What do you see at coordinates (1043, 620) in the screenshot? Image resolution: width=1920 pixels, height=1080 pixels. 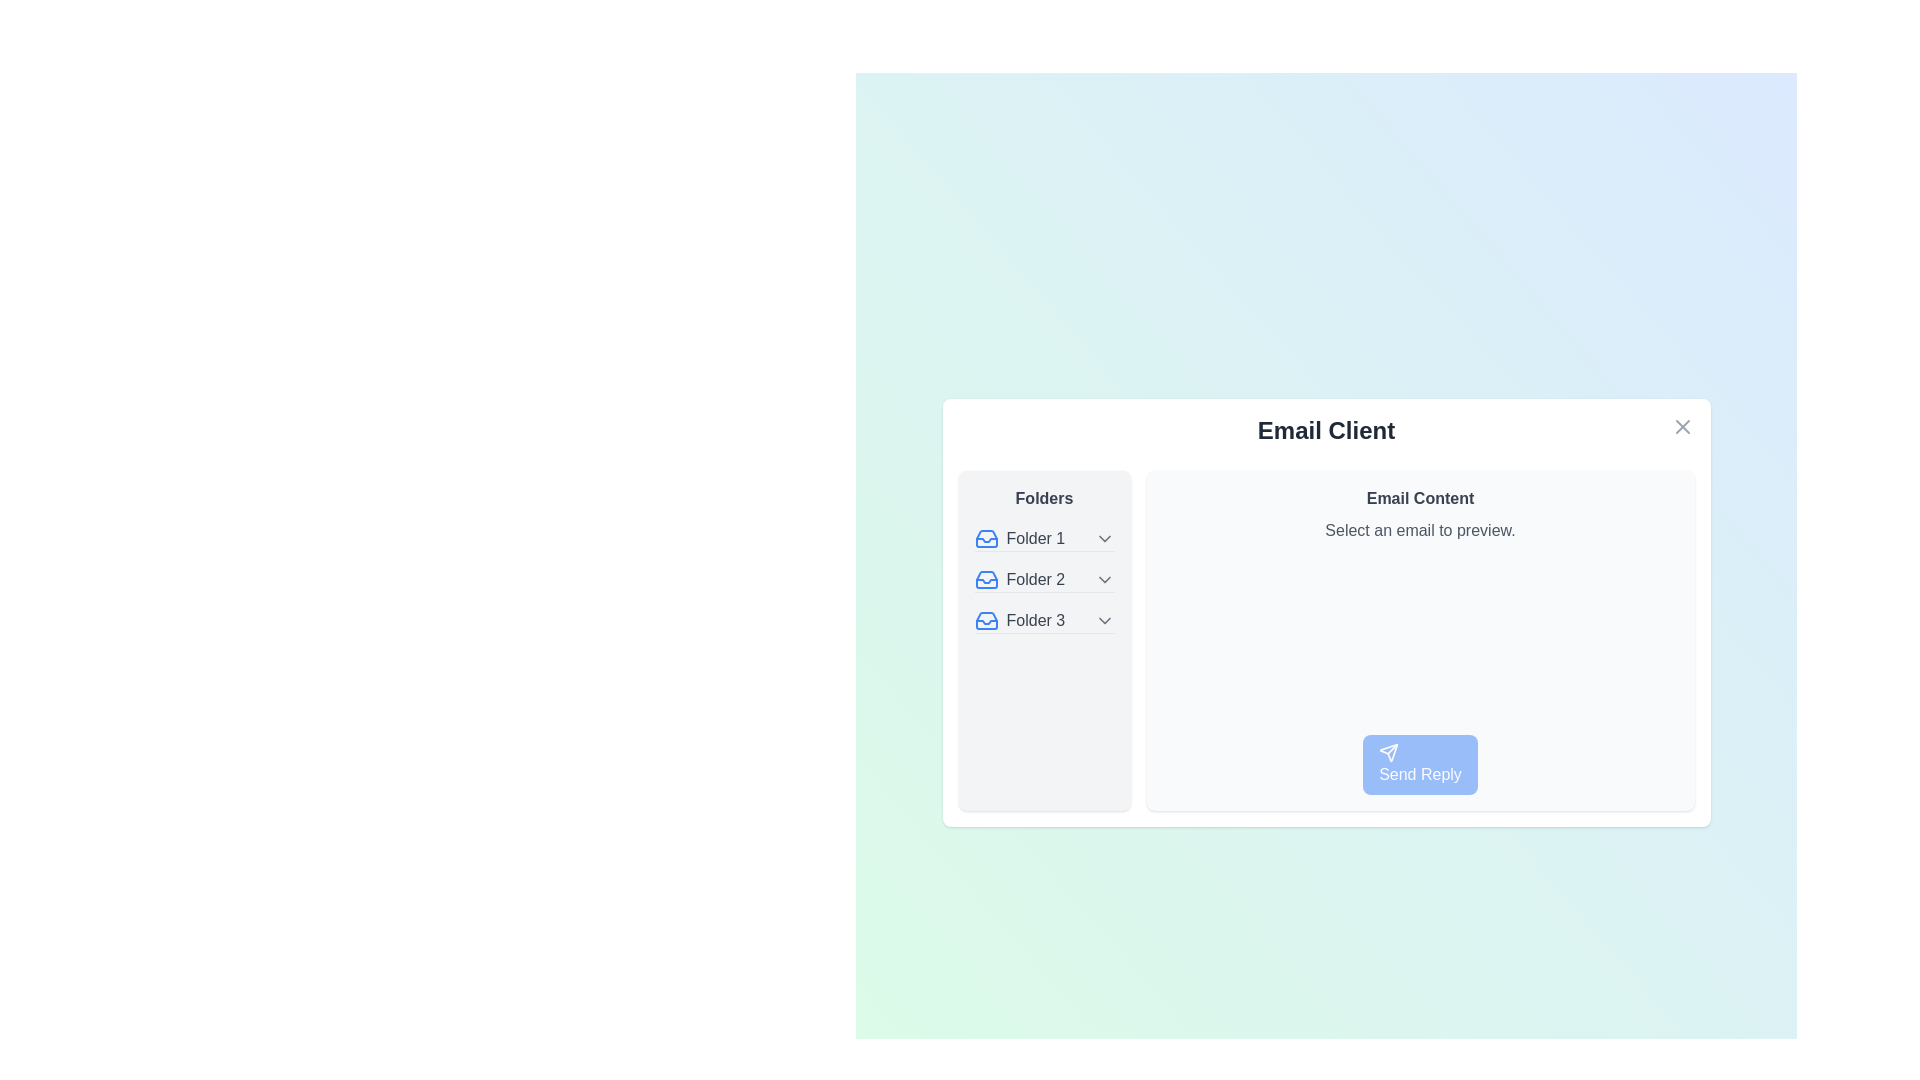 I see `the interactive list item labeled 'Folder 3'` at bounding box center [1043, 620].